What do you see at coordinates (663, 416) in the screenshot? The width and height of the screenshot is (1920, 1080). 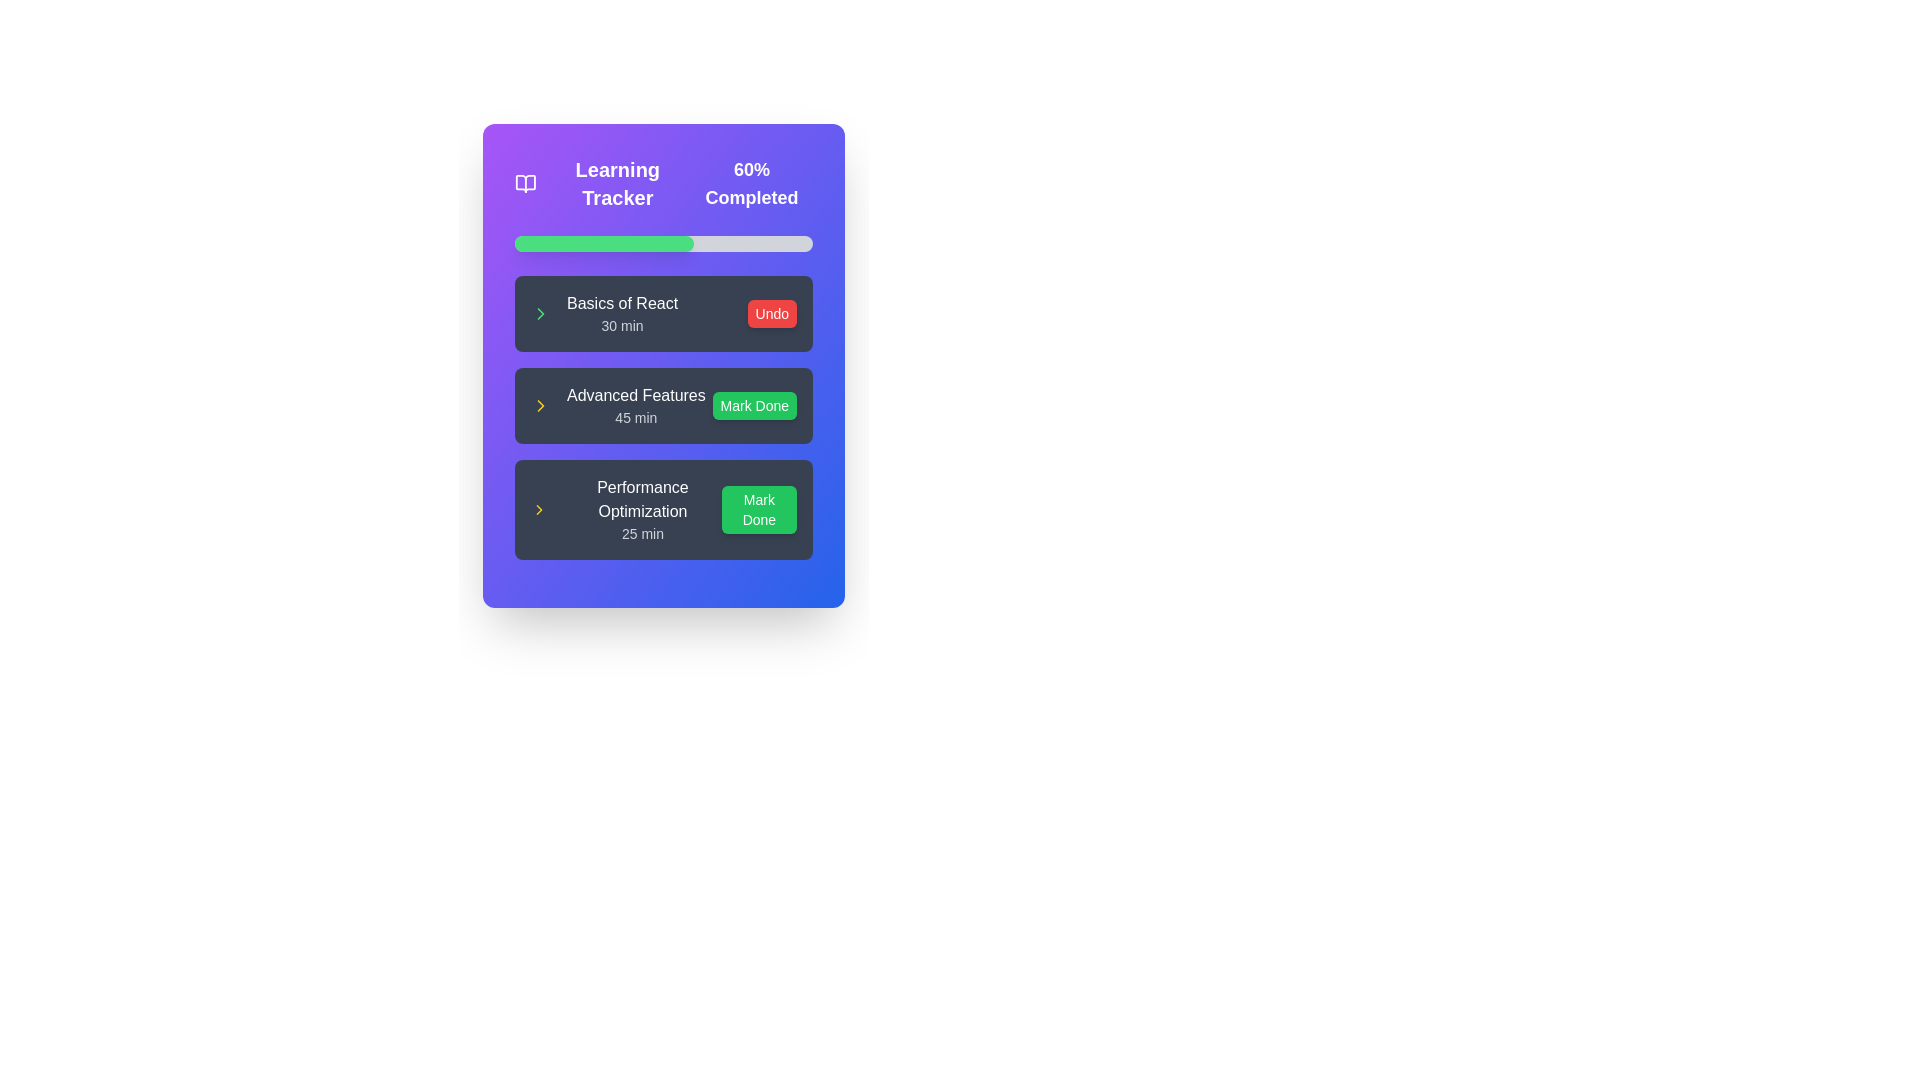 I see `the 'Mark Done' button in the 'Advanced Features' task item of the Learning Tracker to mark the topic as completed` at bounding box center [663, 416].